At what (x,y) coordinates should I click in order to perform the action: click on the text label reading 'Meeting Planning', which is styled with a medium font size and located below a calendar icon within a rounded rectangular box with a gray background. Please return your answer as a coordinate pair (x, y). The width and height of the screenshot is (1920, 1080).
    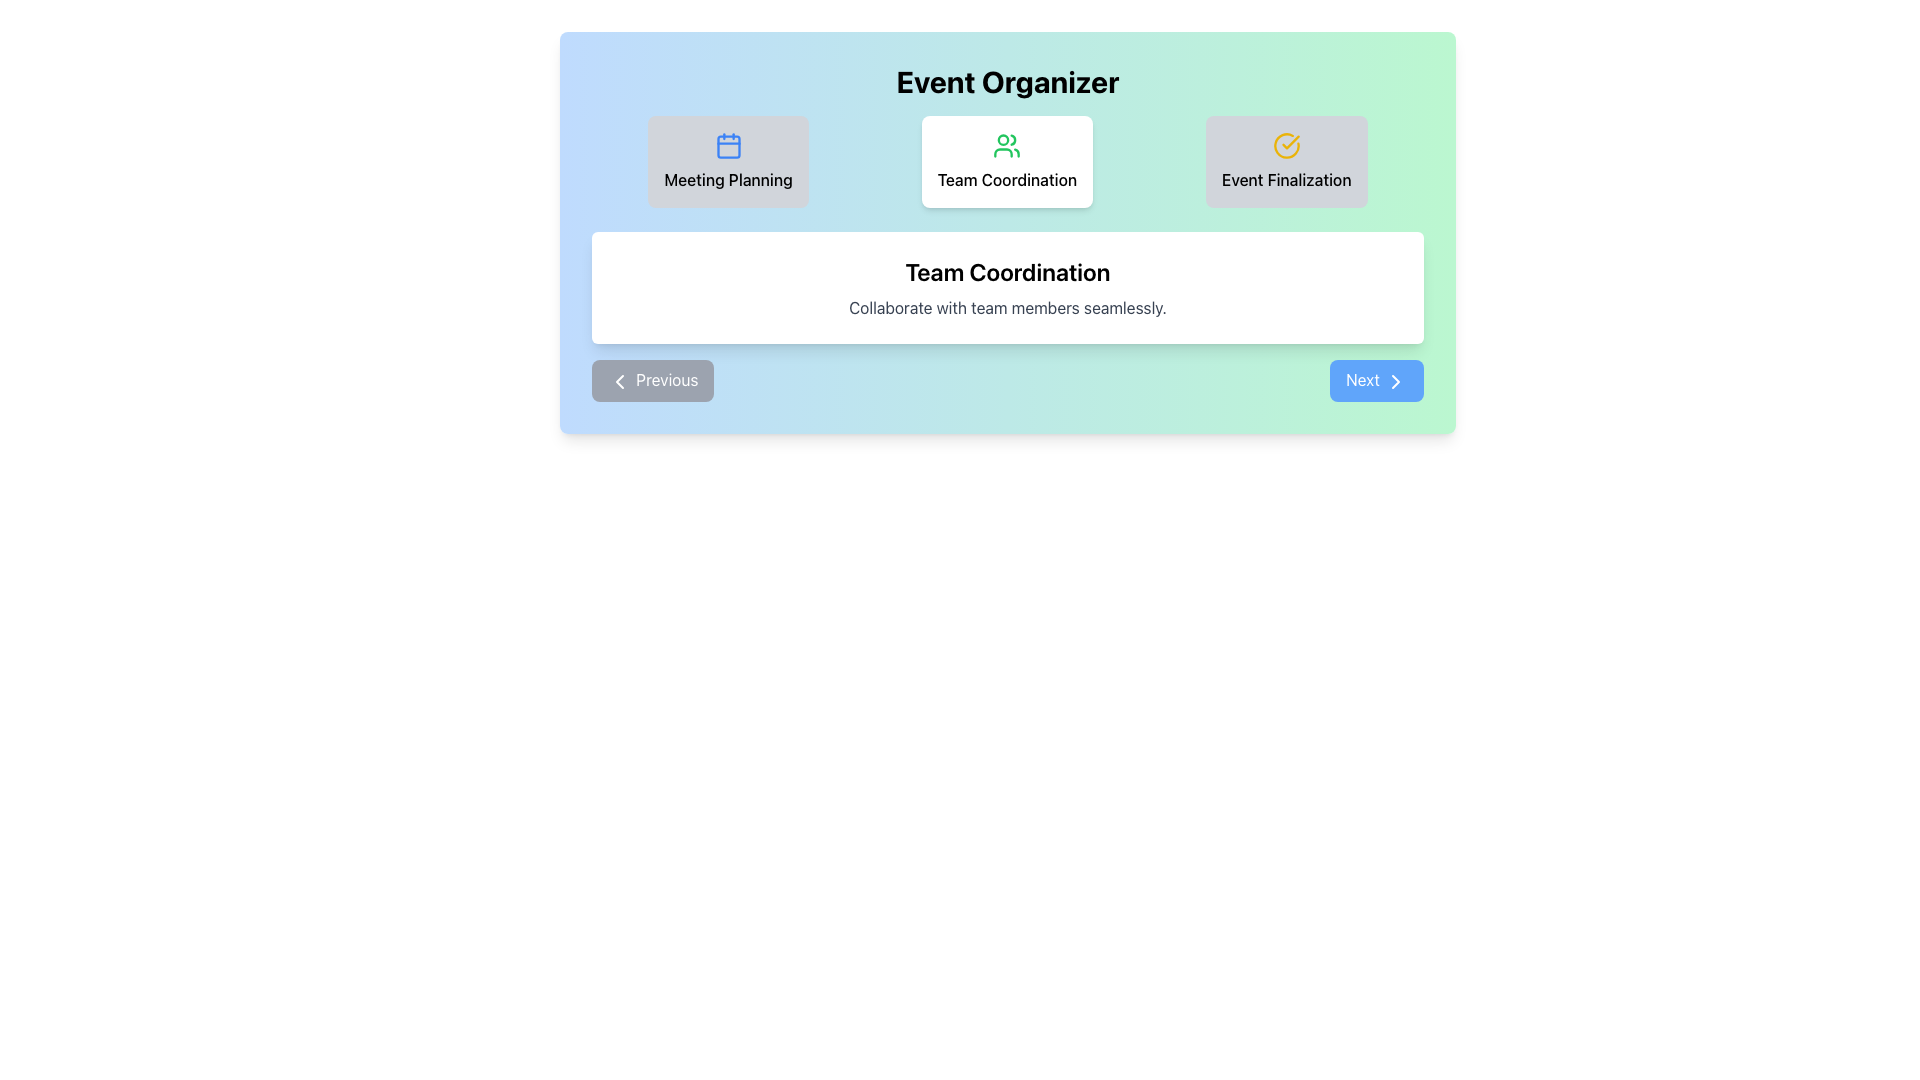
    Looking at the image, I should click on (727, 180).